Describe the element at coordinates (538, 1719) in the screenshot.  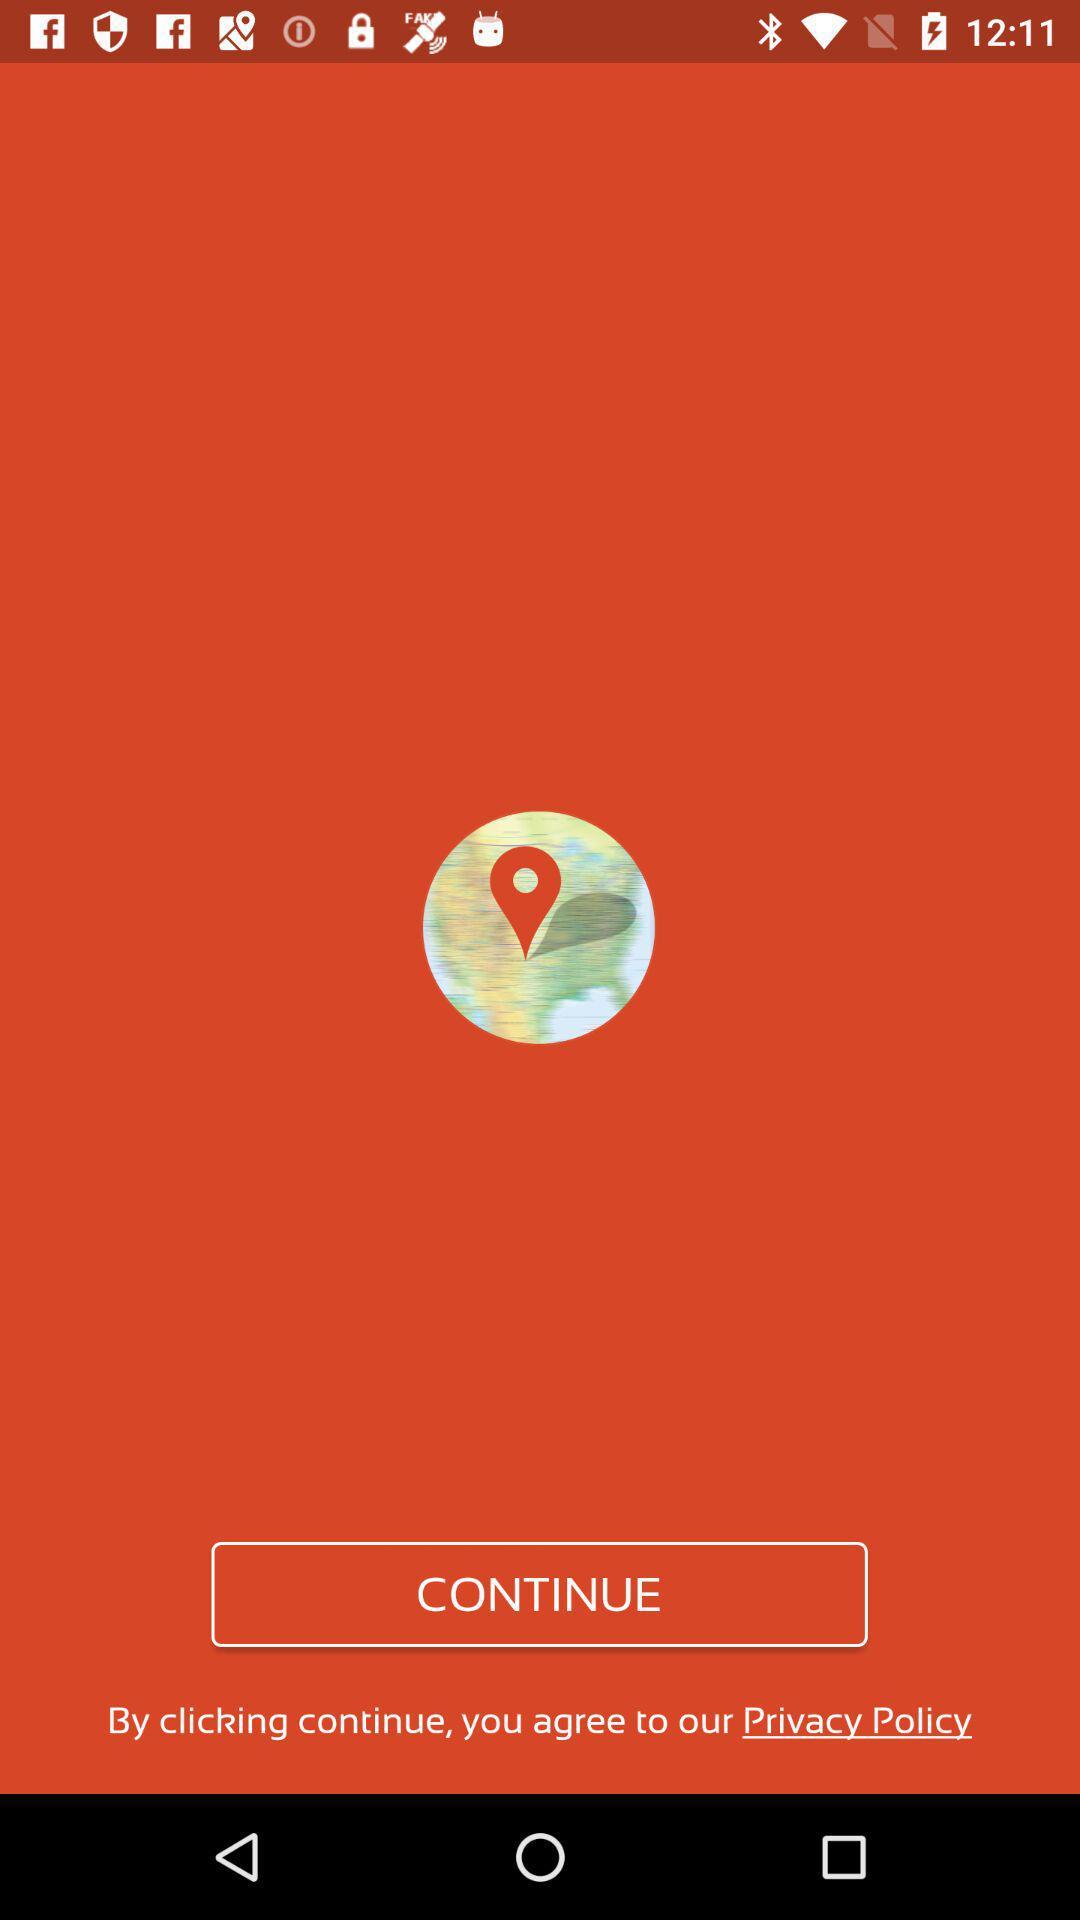
I see `by clicking continue` at that location.